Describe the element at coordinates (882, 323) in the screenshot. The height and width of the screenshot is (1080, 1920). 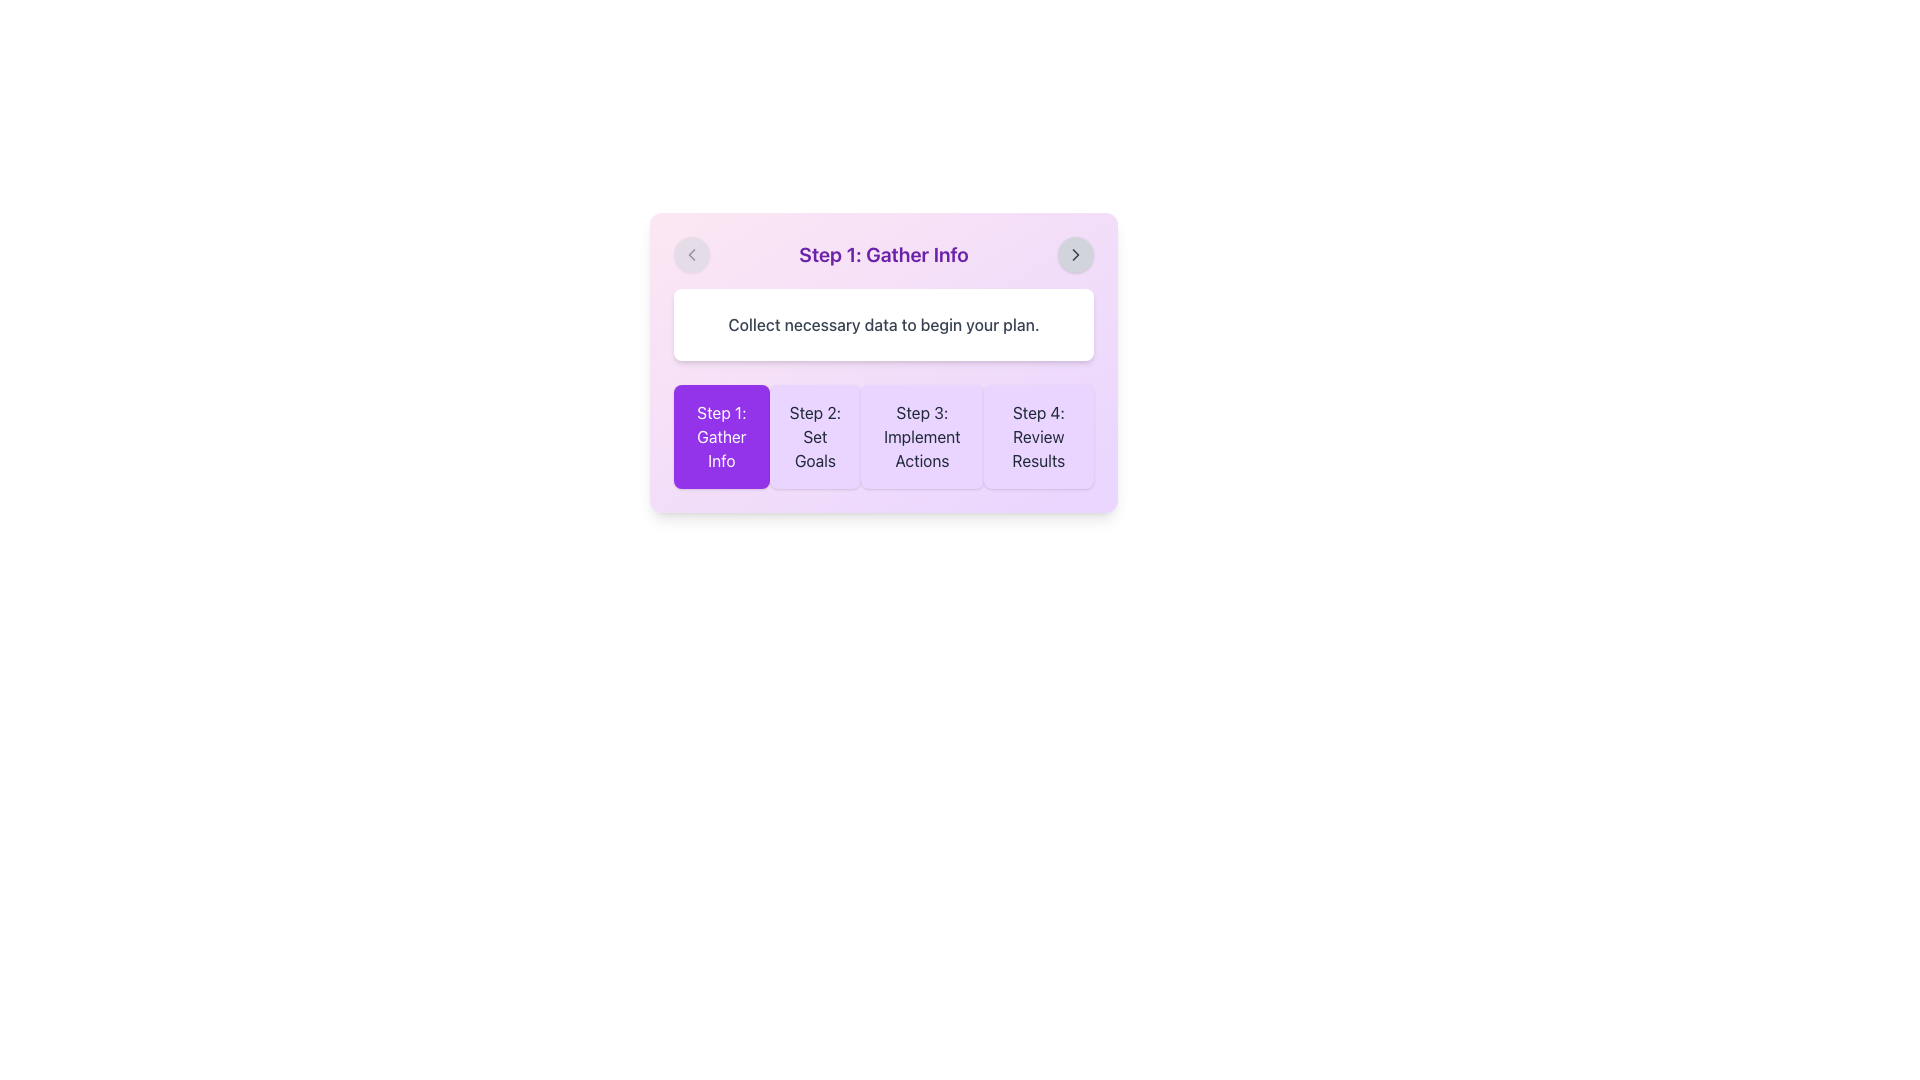
I see `instruction text displayed in the Static Text Element located centrally within the white box below the title 'Step 1: Gather Info'` at that location.